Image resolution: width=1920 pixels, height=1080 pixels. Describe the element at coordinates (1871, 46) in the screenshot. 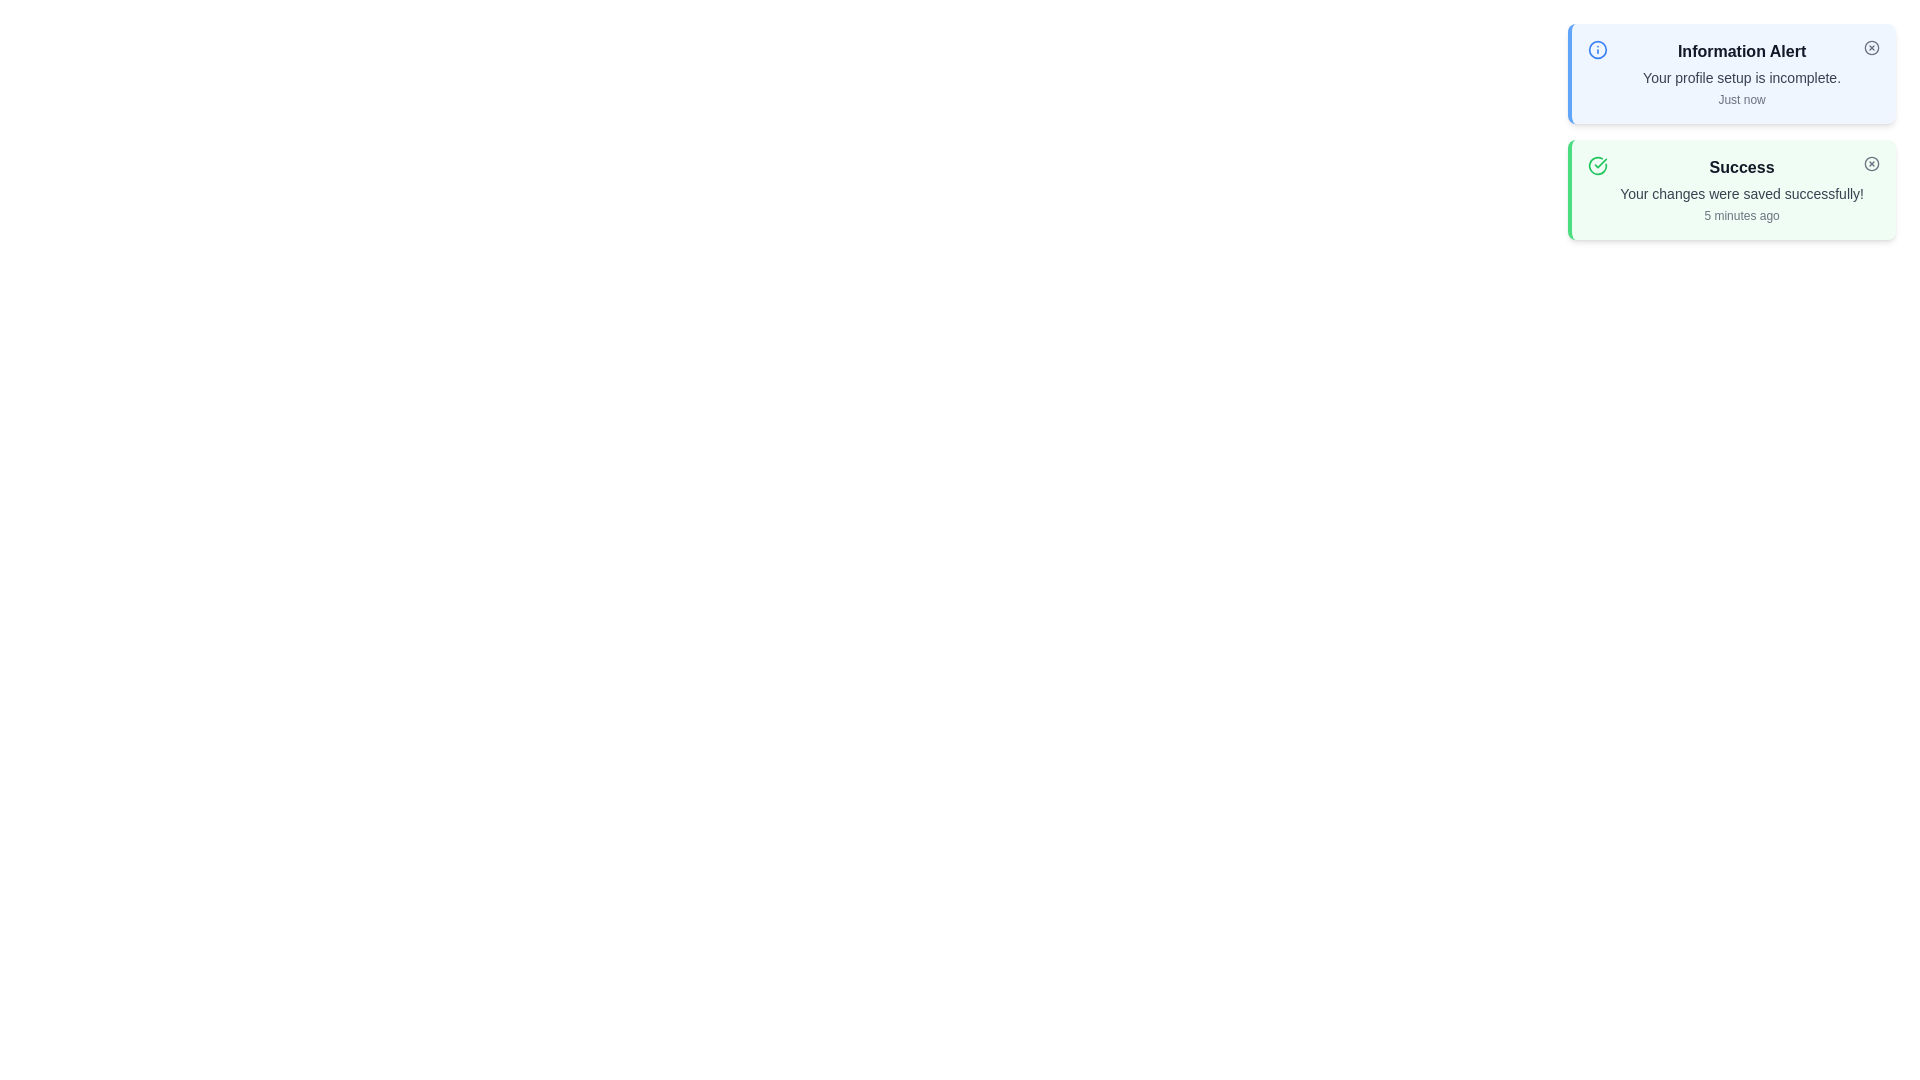

I see `the close button of the first notification to dismiss it` at that location.